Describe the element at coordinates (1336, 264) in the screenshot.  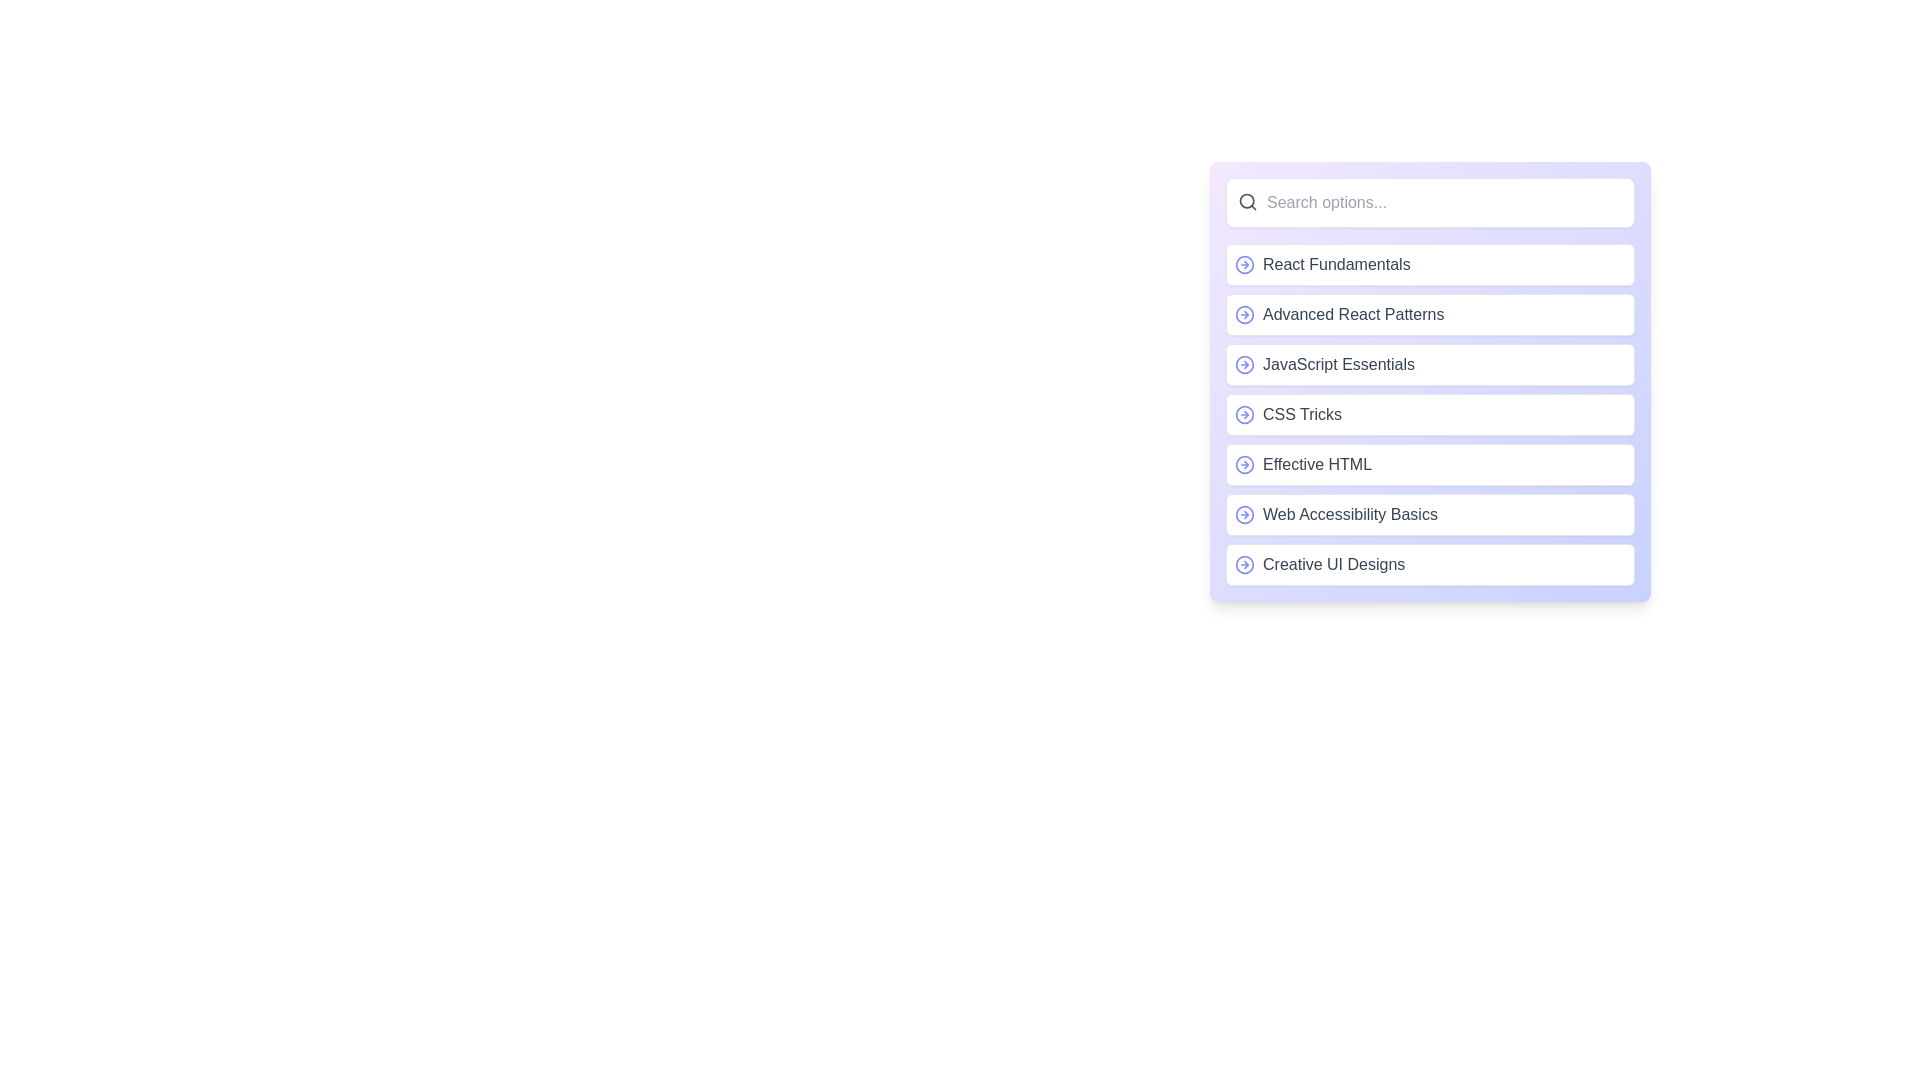
I see `the 'React Fundamentals' text label, which is part of a selectable list item in a dropdown or menu component` at that location.